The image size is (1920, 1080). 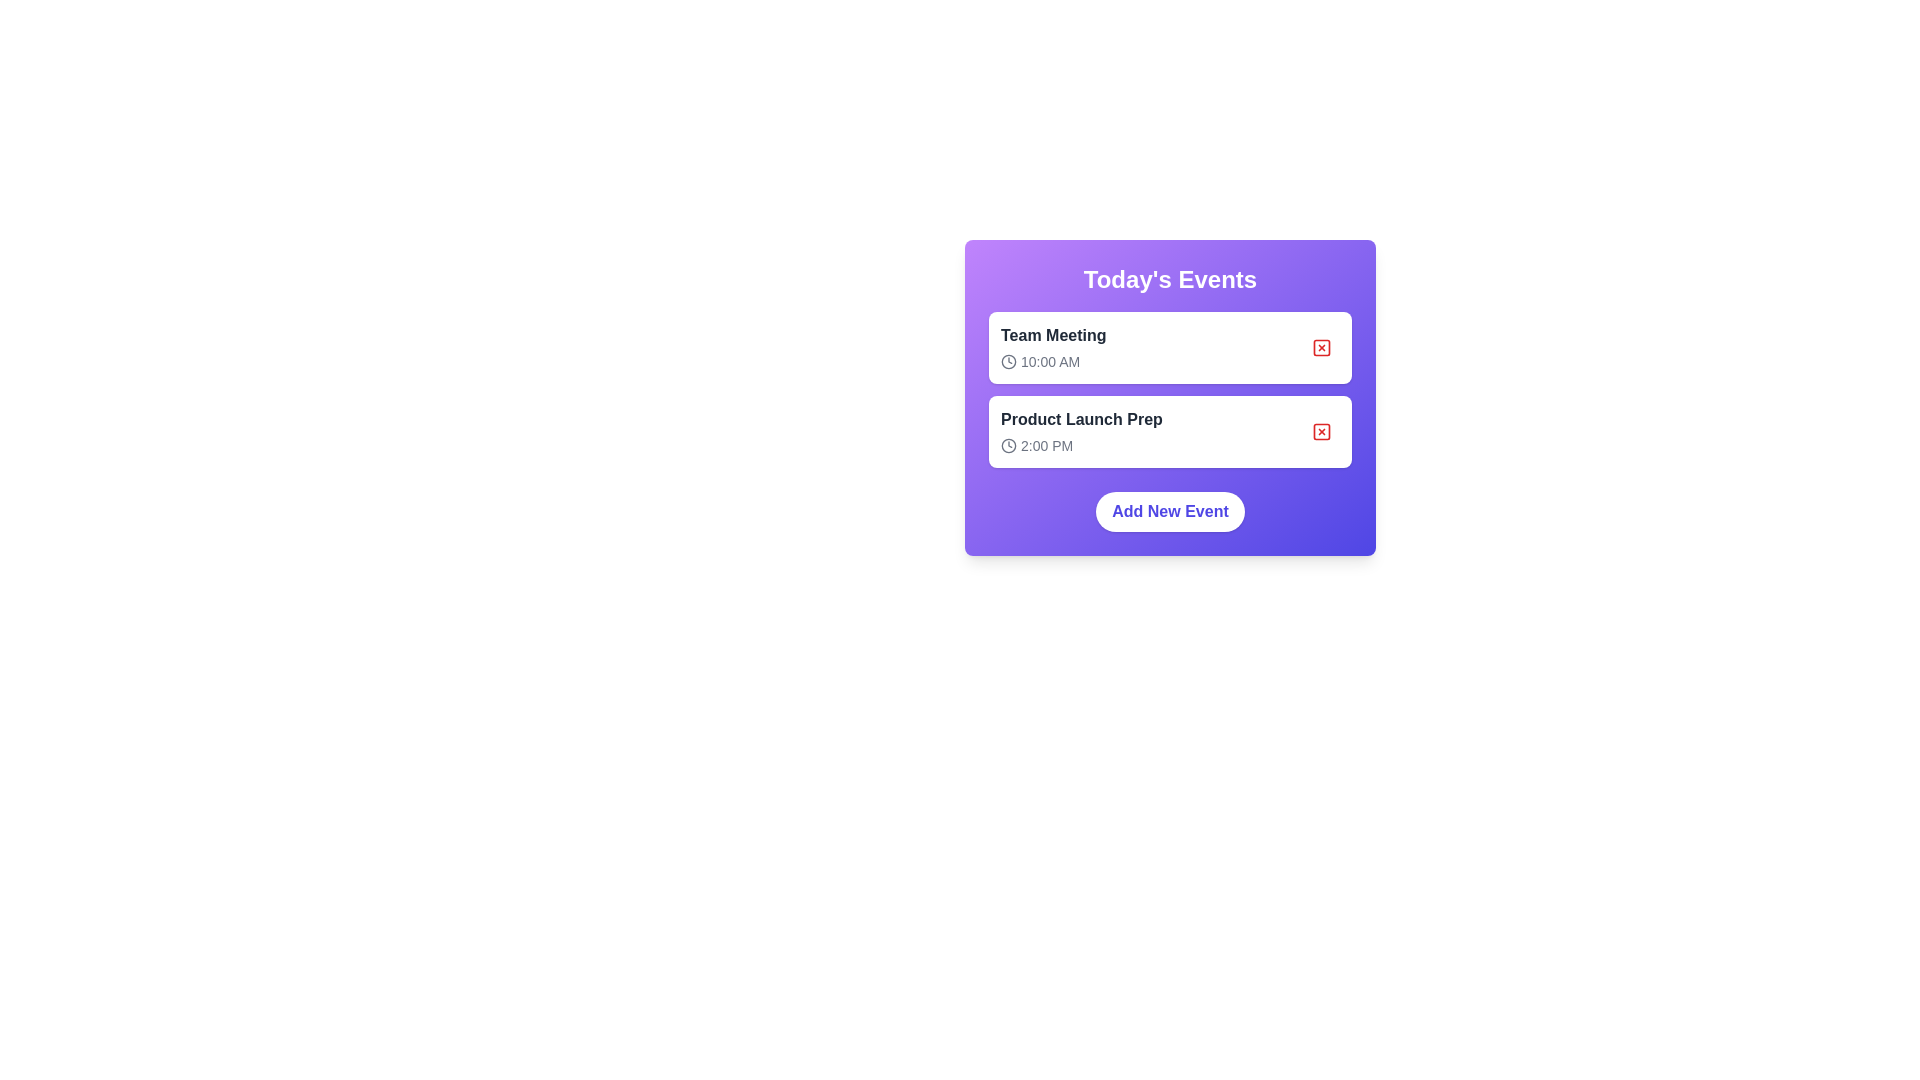 I want to click on the outer rectangular boundary of the delete icon for the 'Product Launch Prep' event, located near the right edge of the event block, so click(x=1321, y=431).